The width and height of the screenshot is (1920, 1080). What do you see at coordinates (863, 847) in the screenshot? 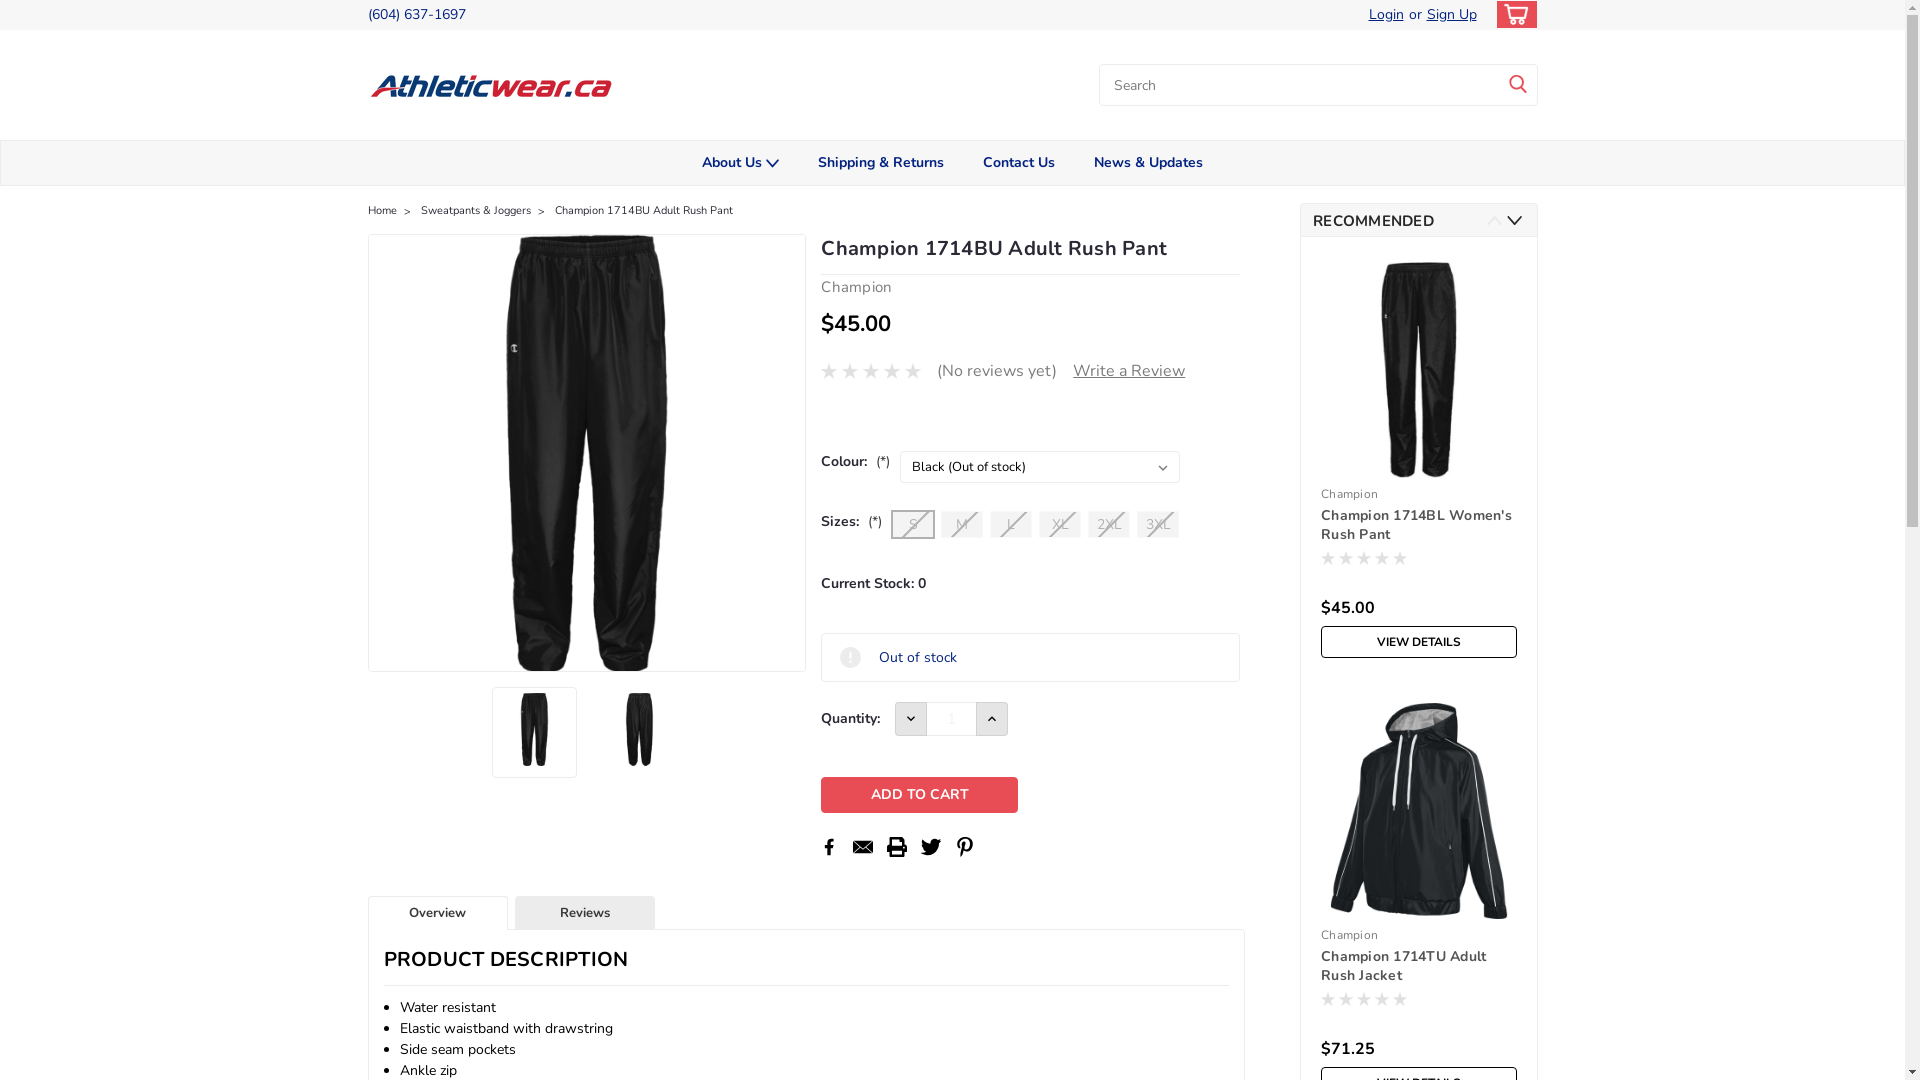
I see `'Email'` at bounding box center [863, 847].